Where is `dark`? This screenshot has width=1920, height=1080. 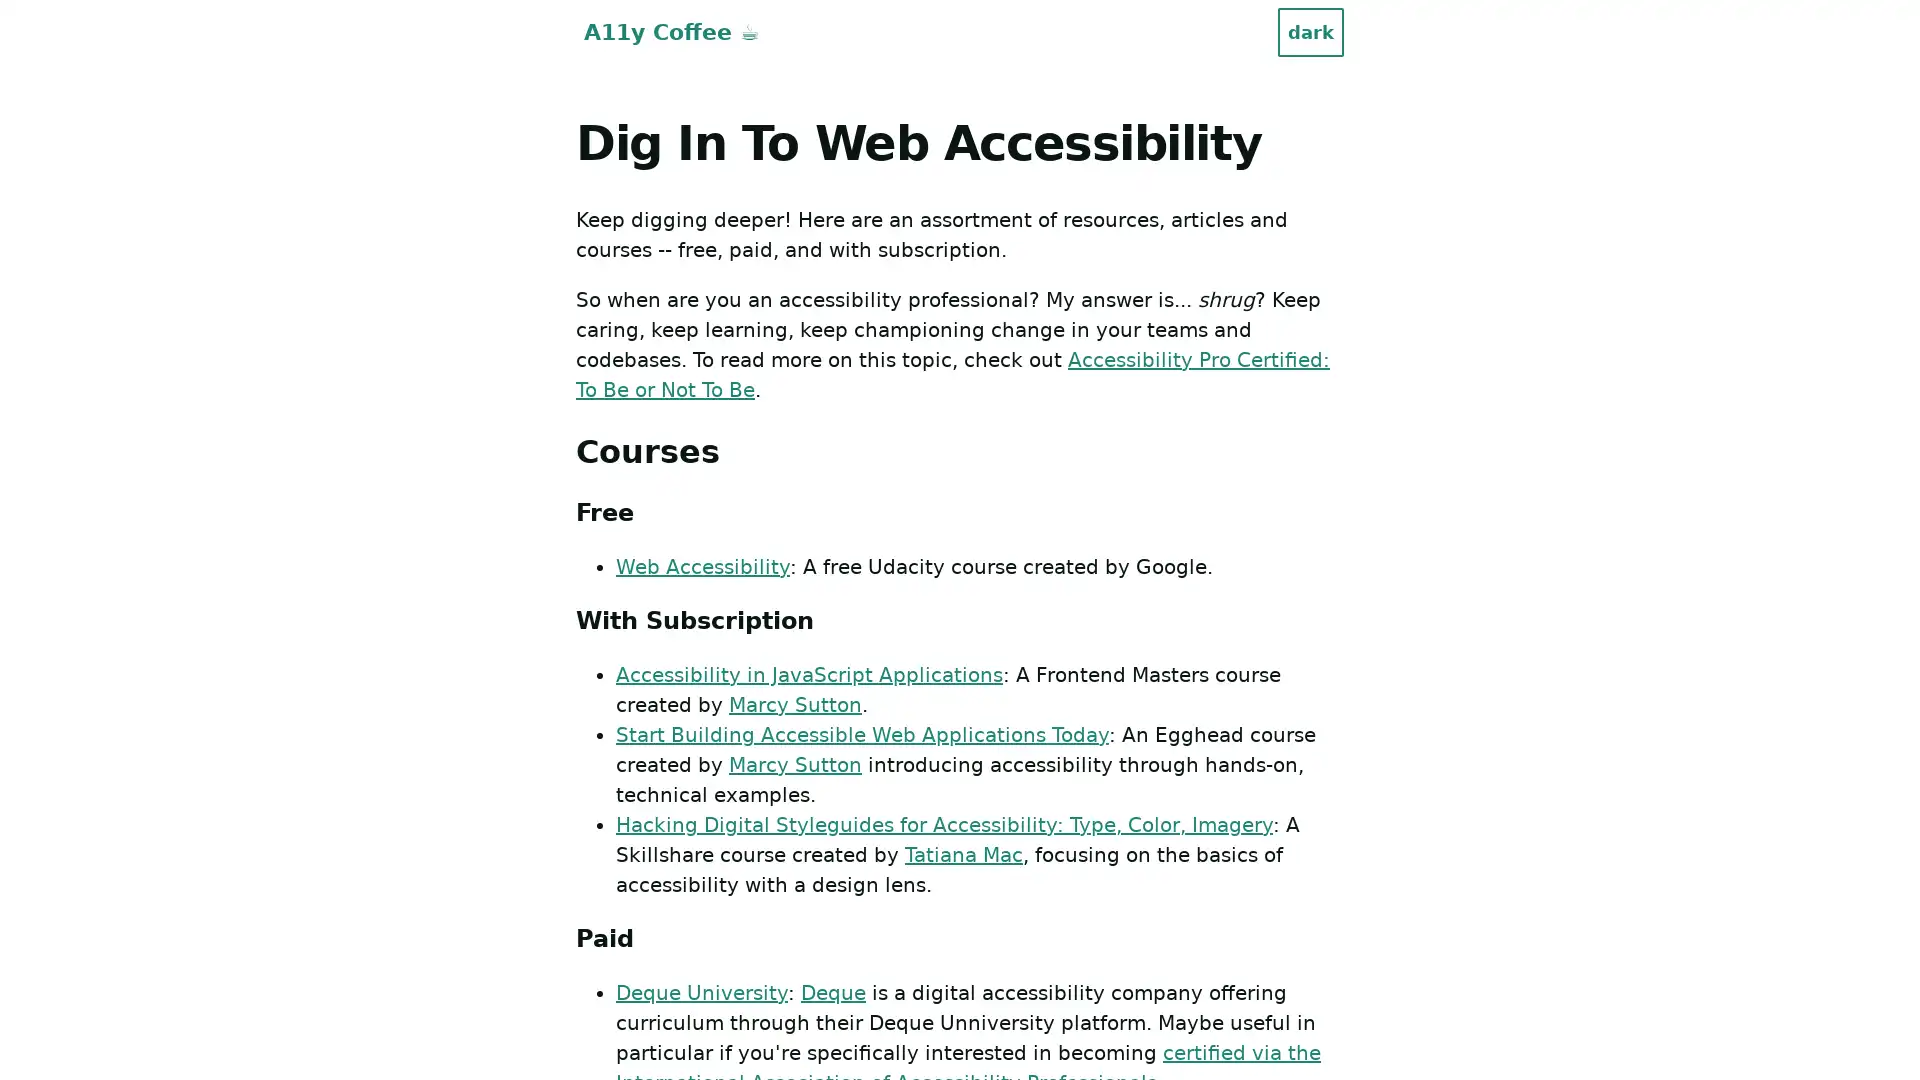
dark is located at coordinates (1310, 32).